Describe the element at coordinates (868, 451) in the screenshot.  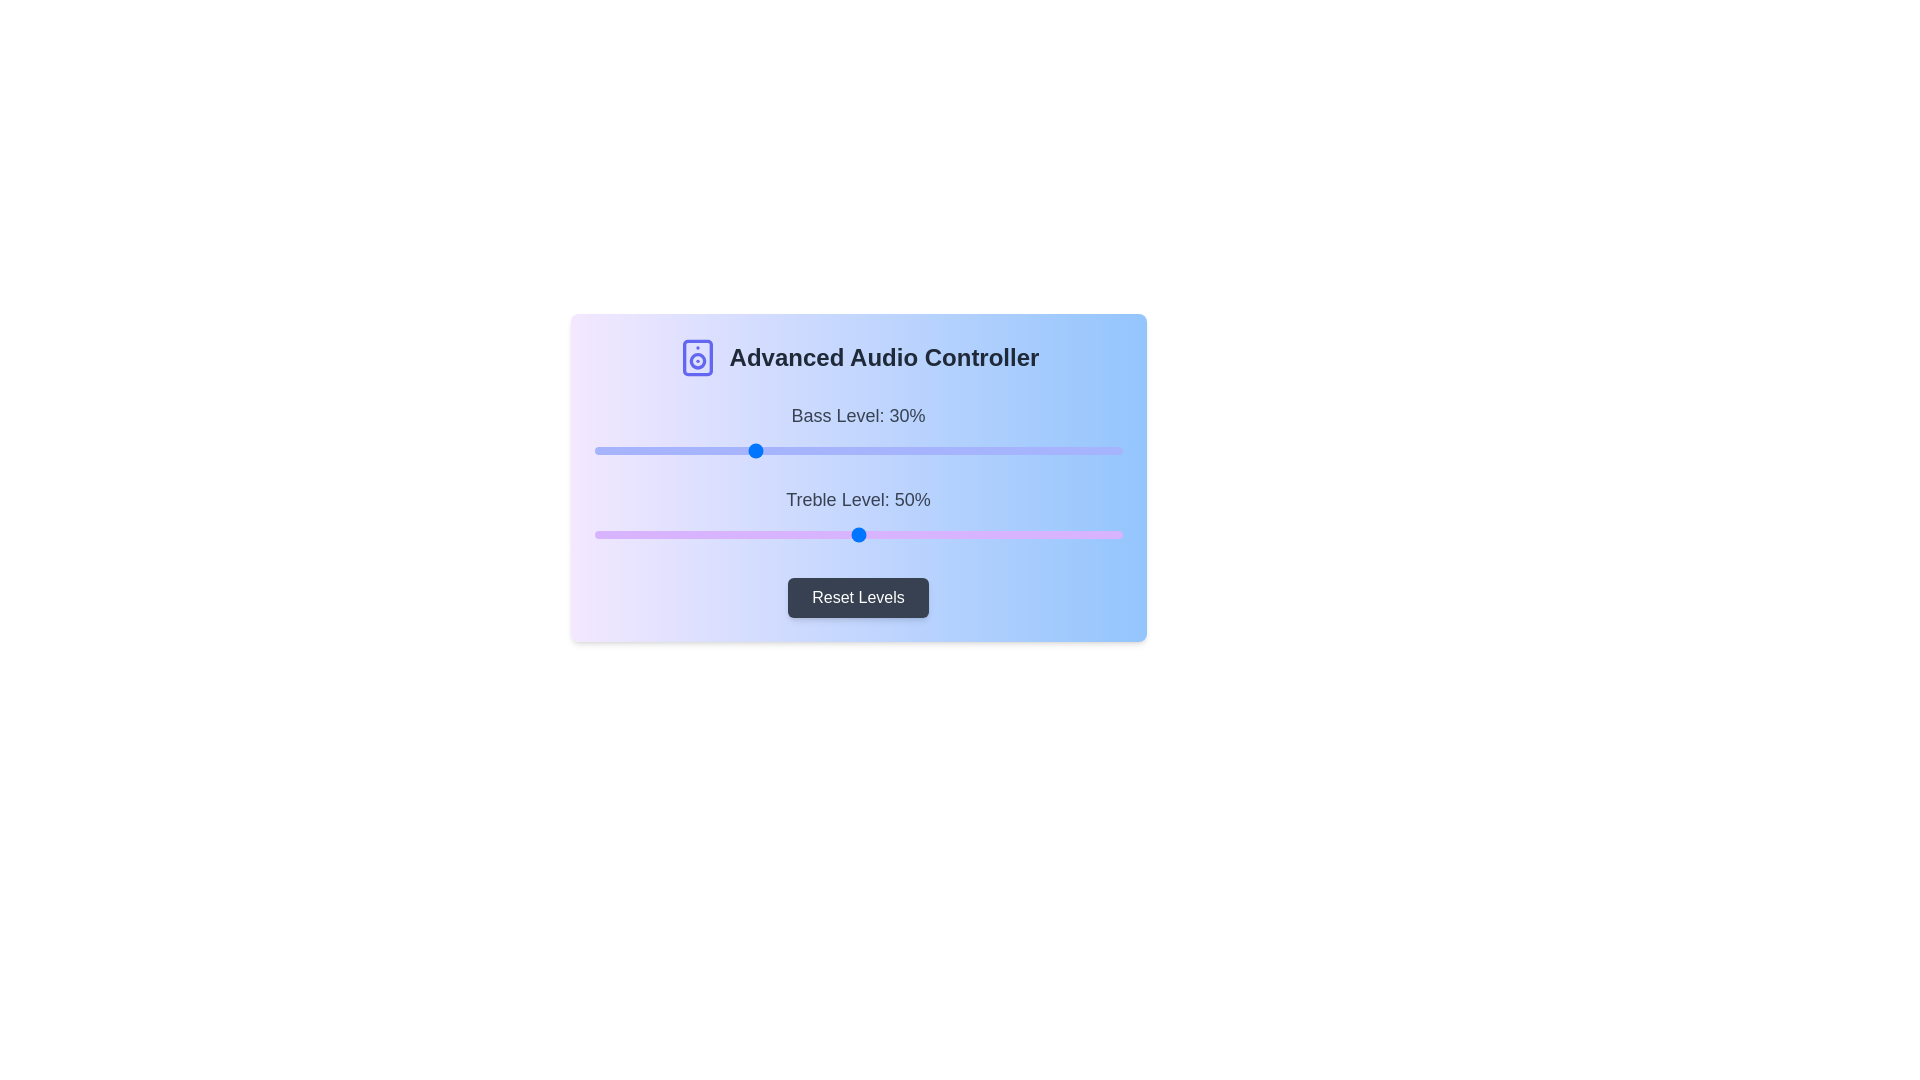
I see `the 0 slider to 52%` at that location.